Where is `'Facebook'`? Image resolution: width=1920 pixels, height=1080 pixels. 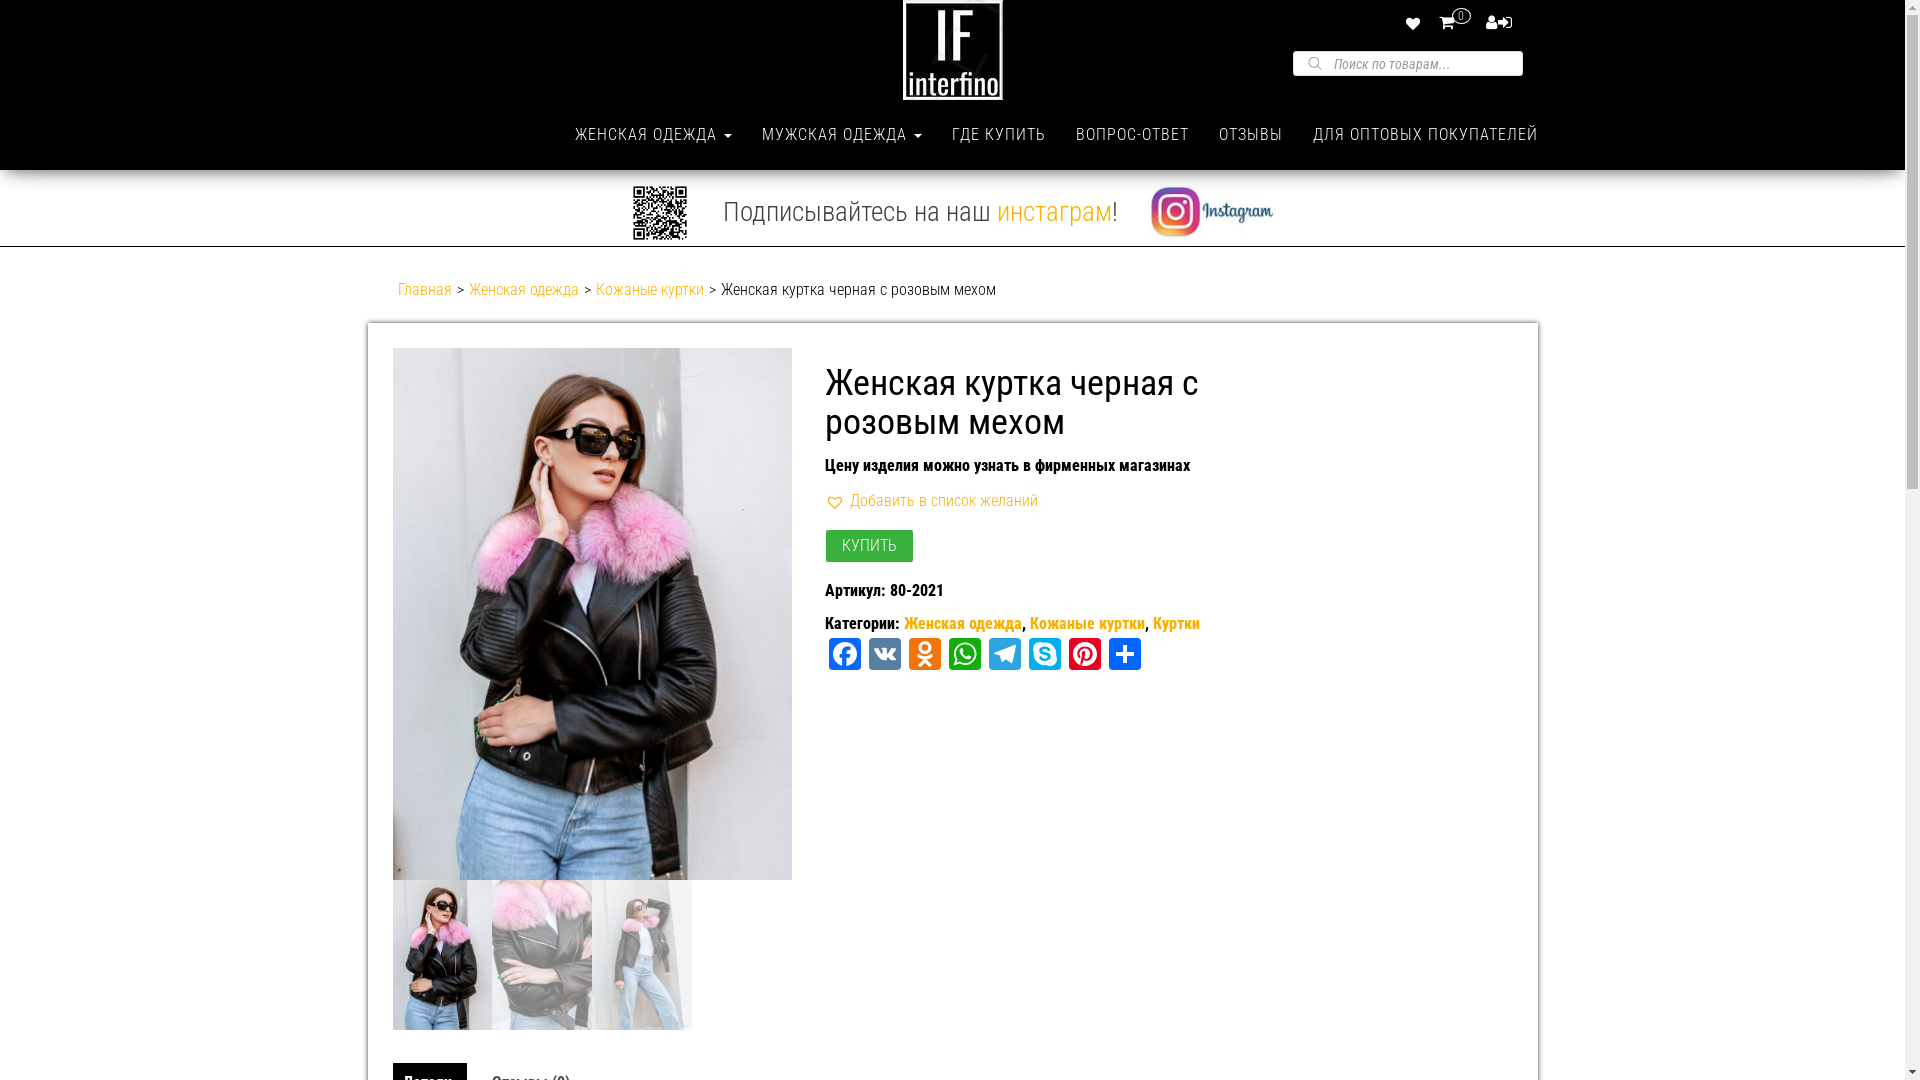
'Facebook' is located at coordinates (844, 656).